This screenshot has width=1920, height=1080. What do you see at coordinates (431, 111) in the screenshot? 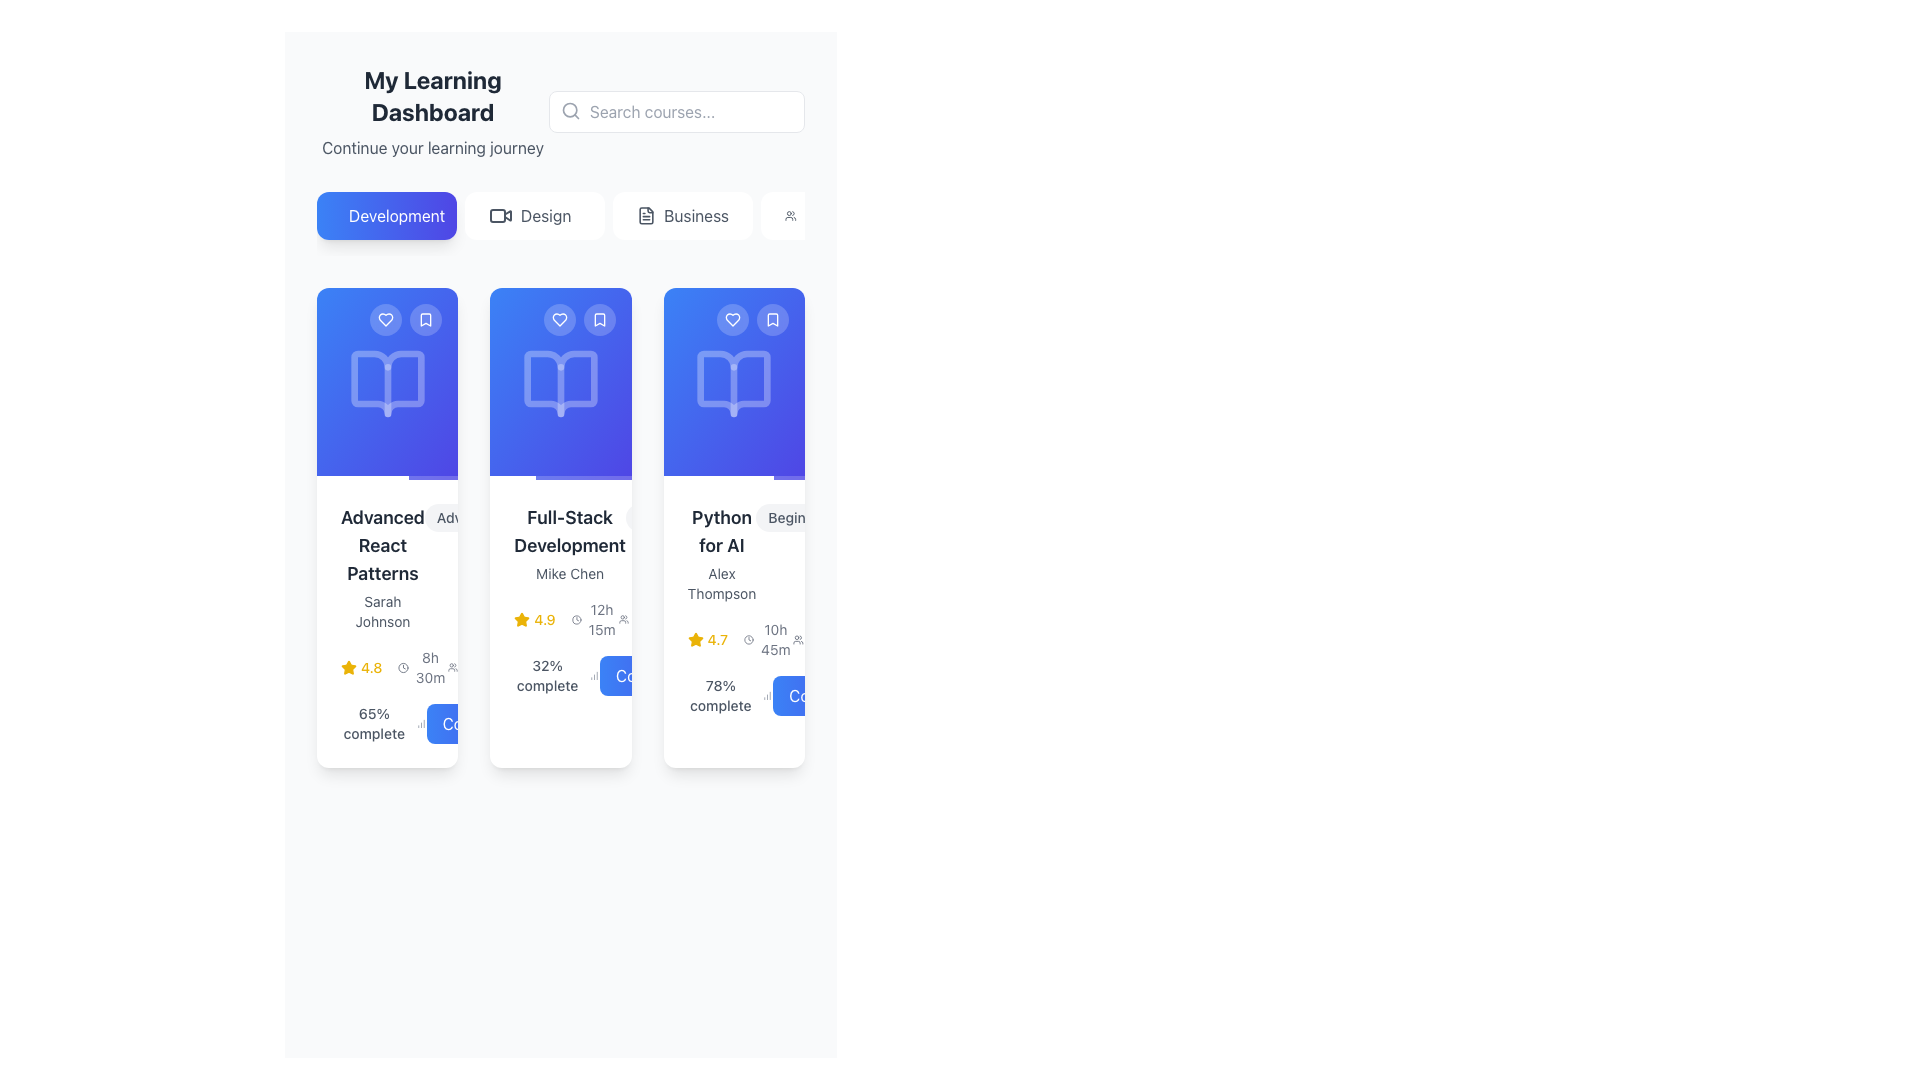
I see `the title and descriptive subtitle text block in the upper-left corner of the learning dashboard, which provides an overview of the page's purpose` at bounding box center [431, 111].